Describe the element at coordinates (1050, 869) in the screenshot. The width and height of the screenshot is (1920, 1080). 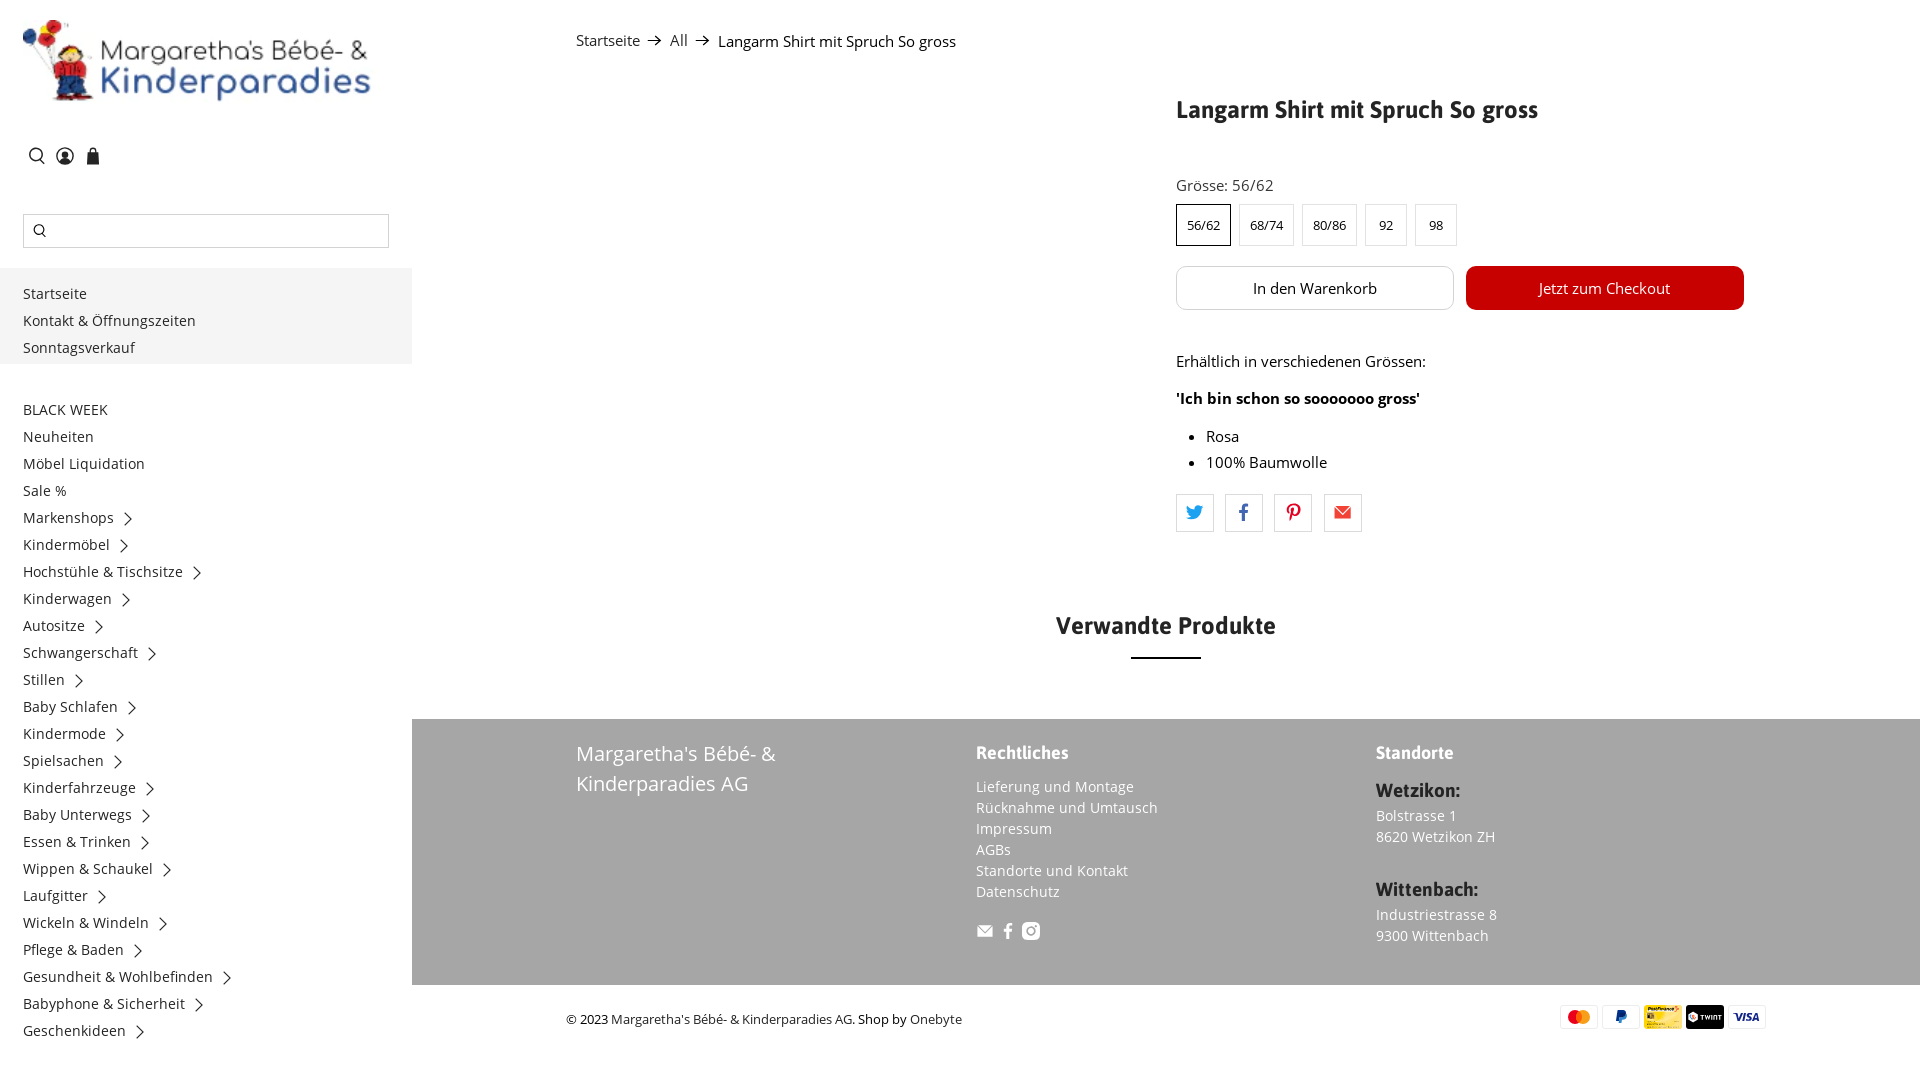
I see `'Standorte und Kontakt'` at that location.